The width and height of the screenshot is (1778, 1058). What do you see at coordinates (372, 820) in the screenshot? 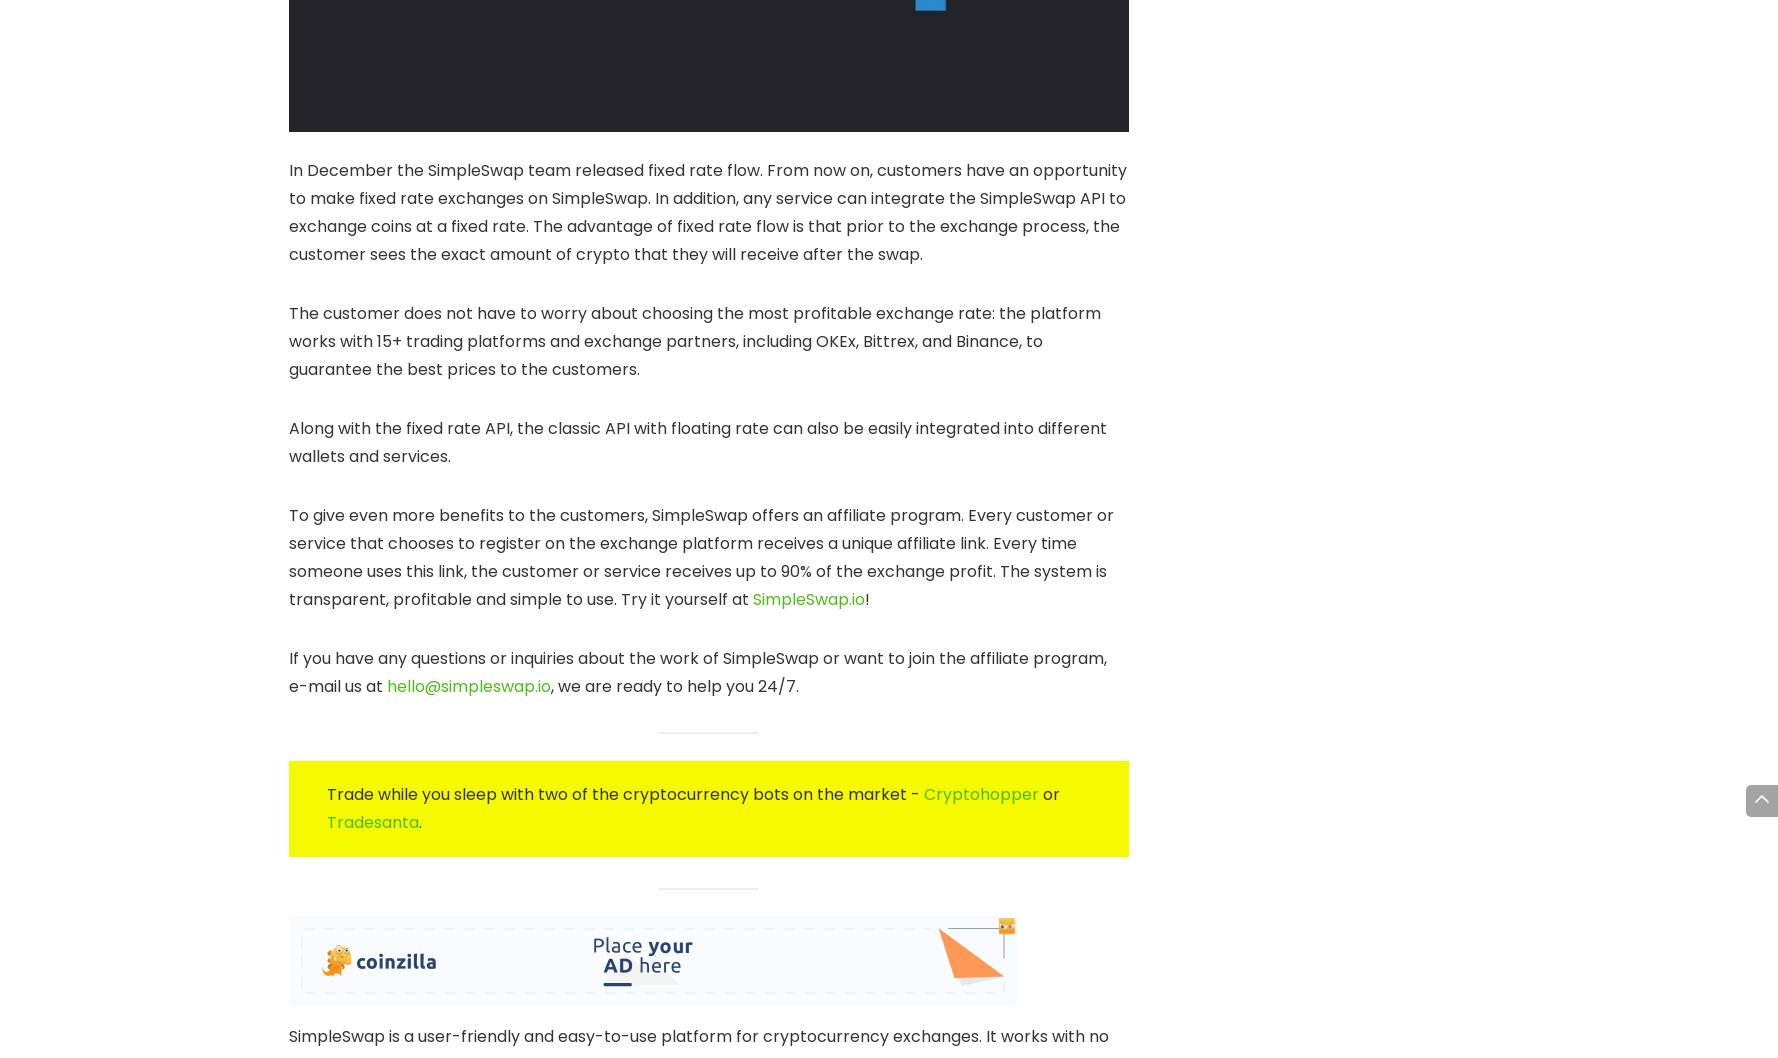
I see `'Tradesanta'` at bounding box center [372, 820].